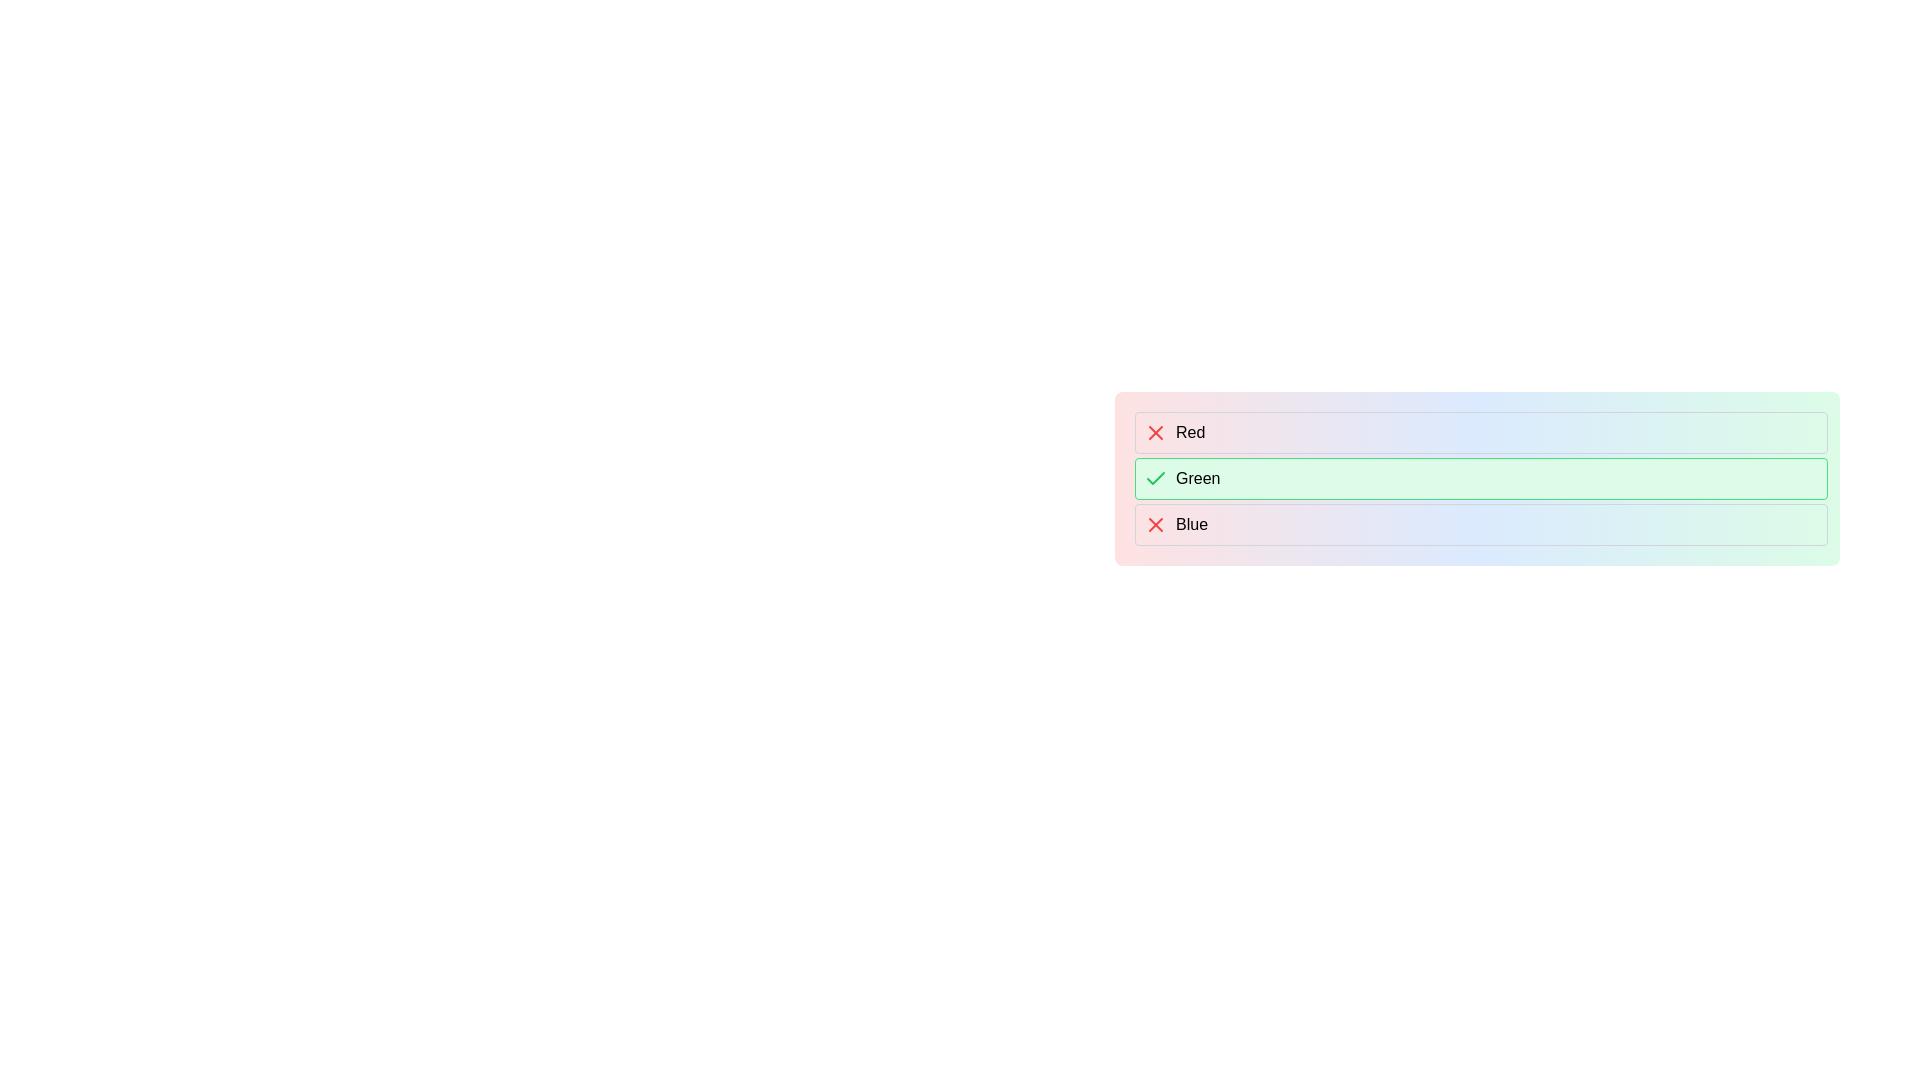 Image resolution: width=1920 pixels, height=1080 pixels. What do you see at coordinates (1156, 523) in the screenshot?
I see `the red cross icon button in the 'Blue' option row` at bounding box center [1156, 523].